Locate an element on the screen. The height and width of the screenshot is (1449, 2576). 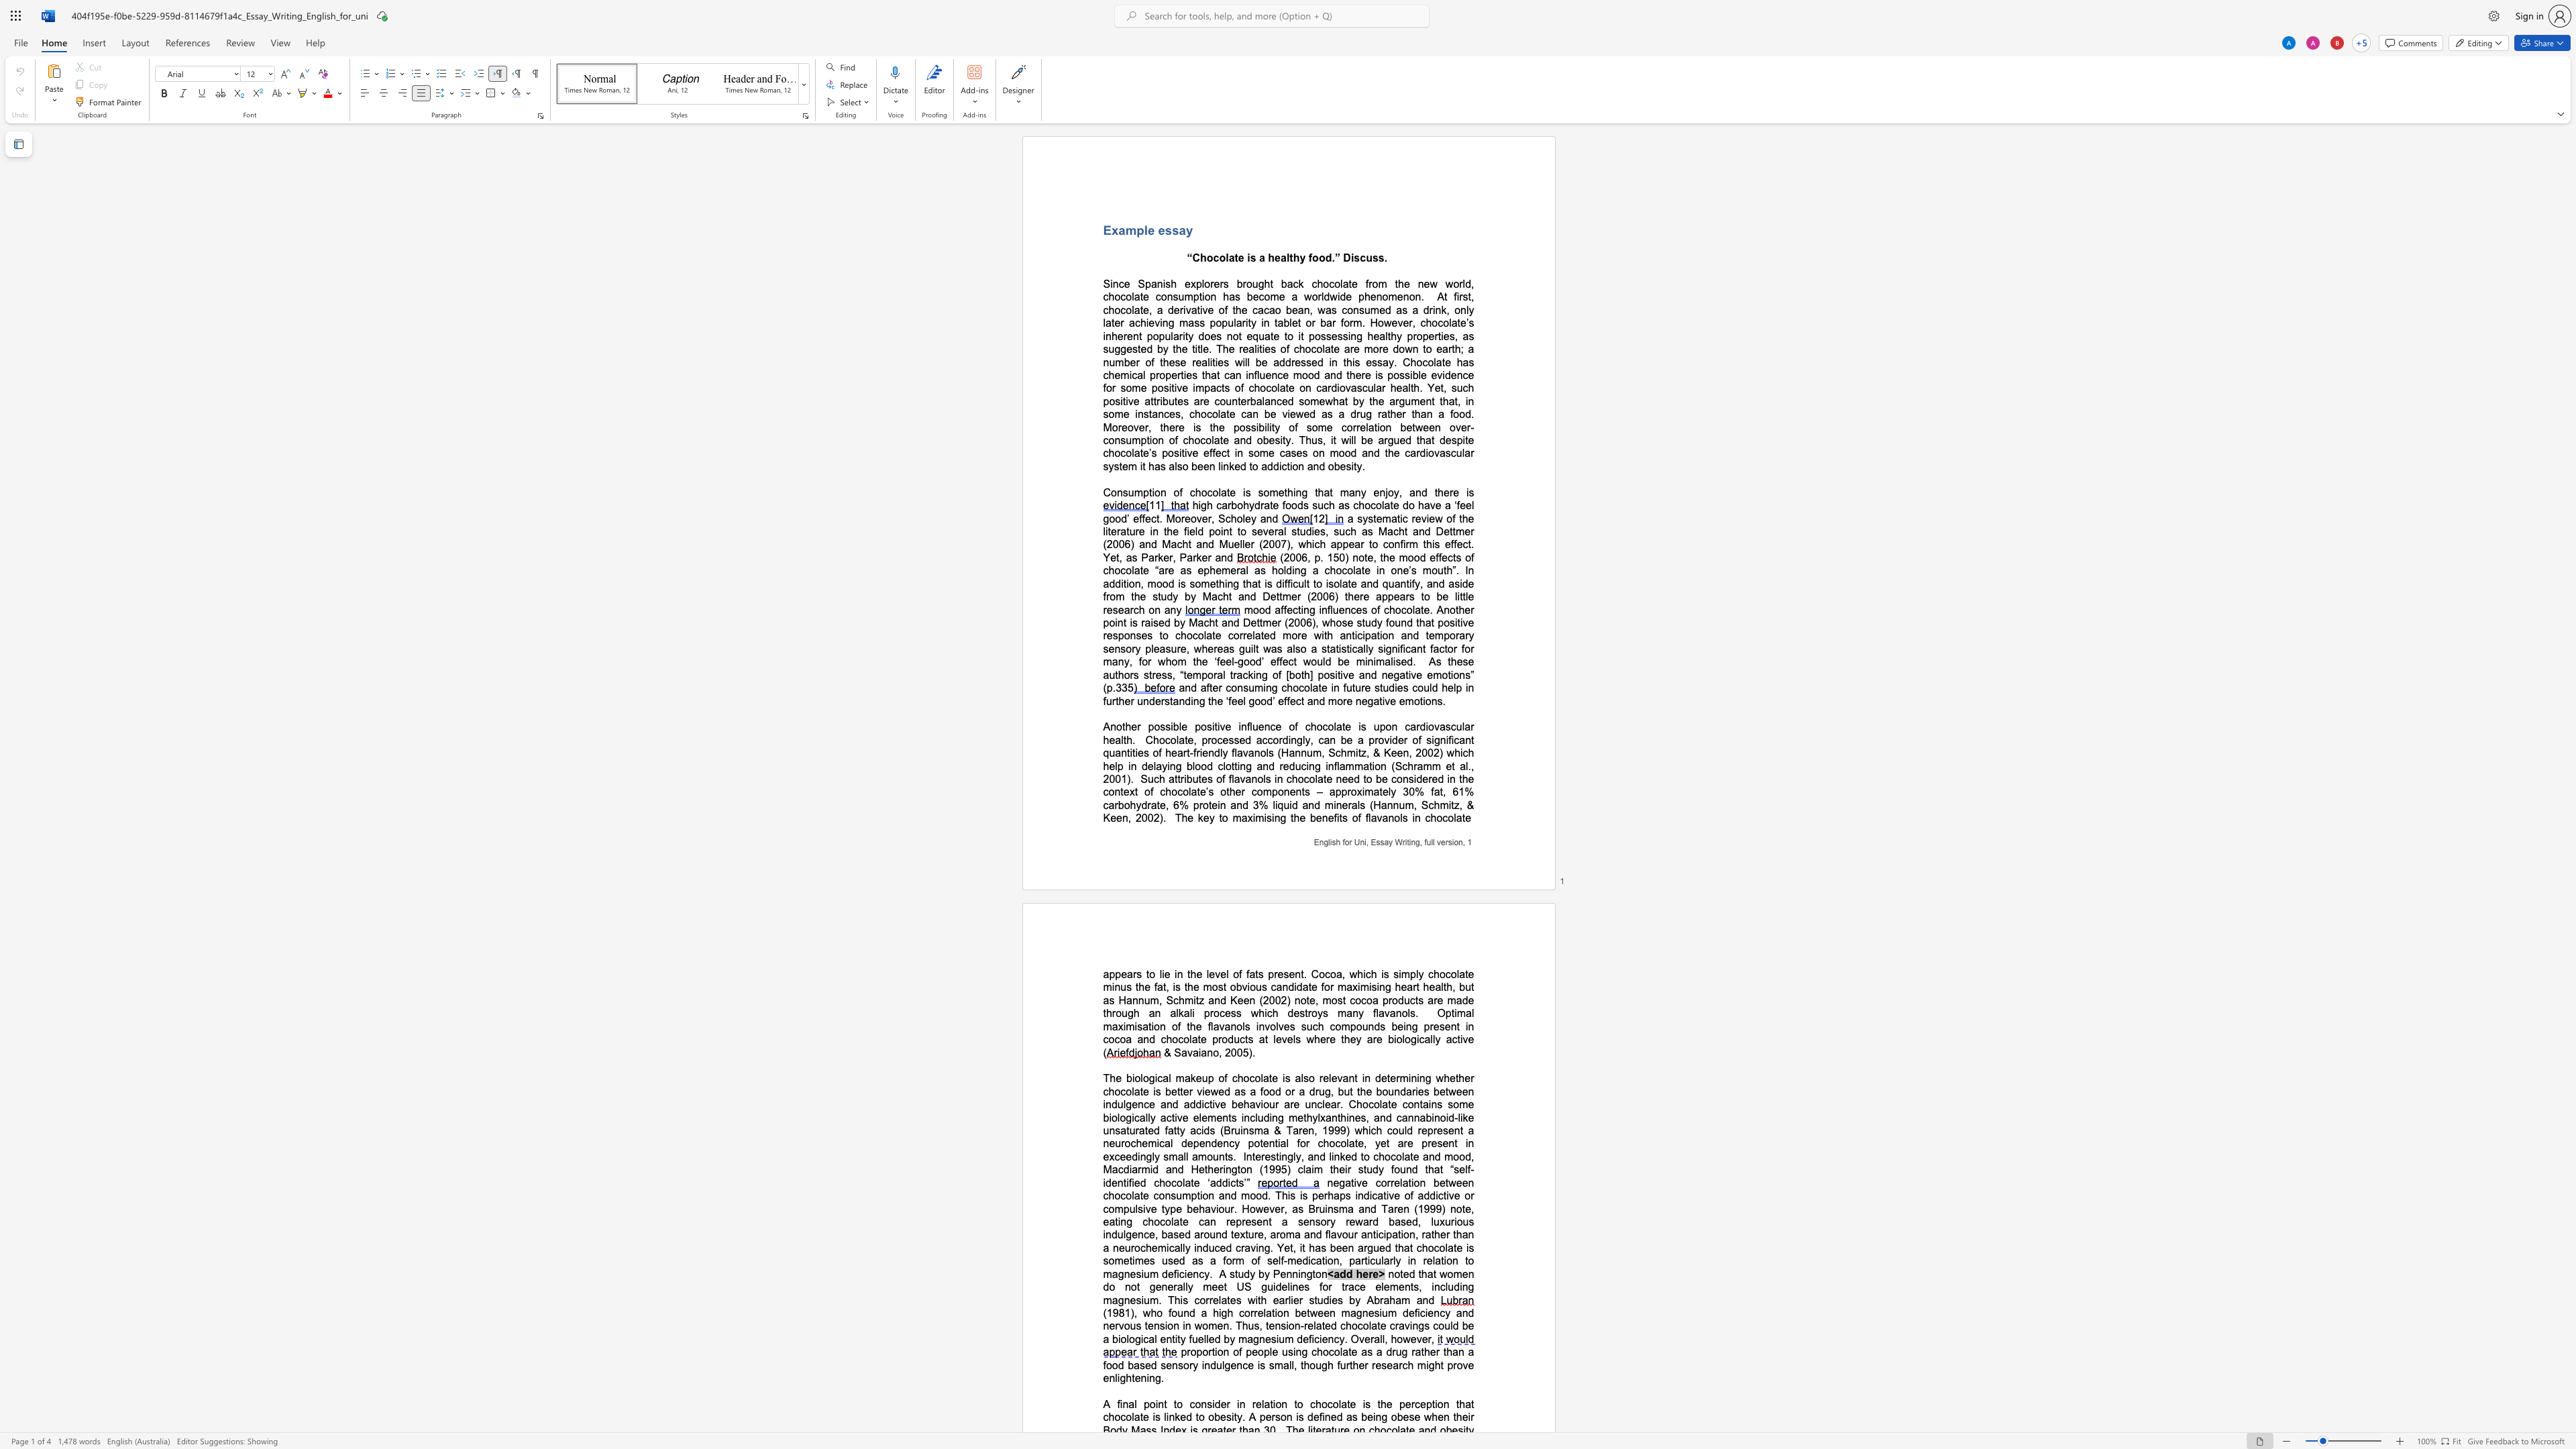
the space between the continuous character "a" and "y" in the text is located at coordinates (1185, 229).